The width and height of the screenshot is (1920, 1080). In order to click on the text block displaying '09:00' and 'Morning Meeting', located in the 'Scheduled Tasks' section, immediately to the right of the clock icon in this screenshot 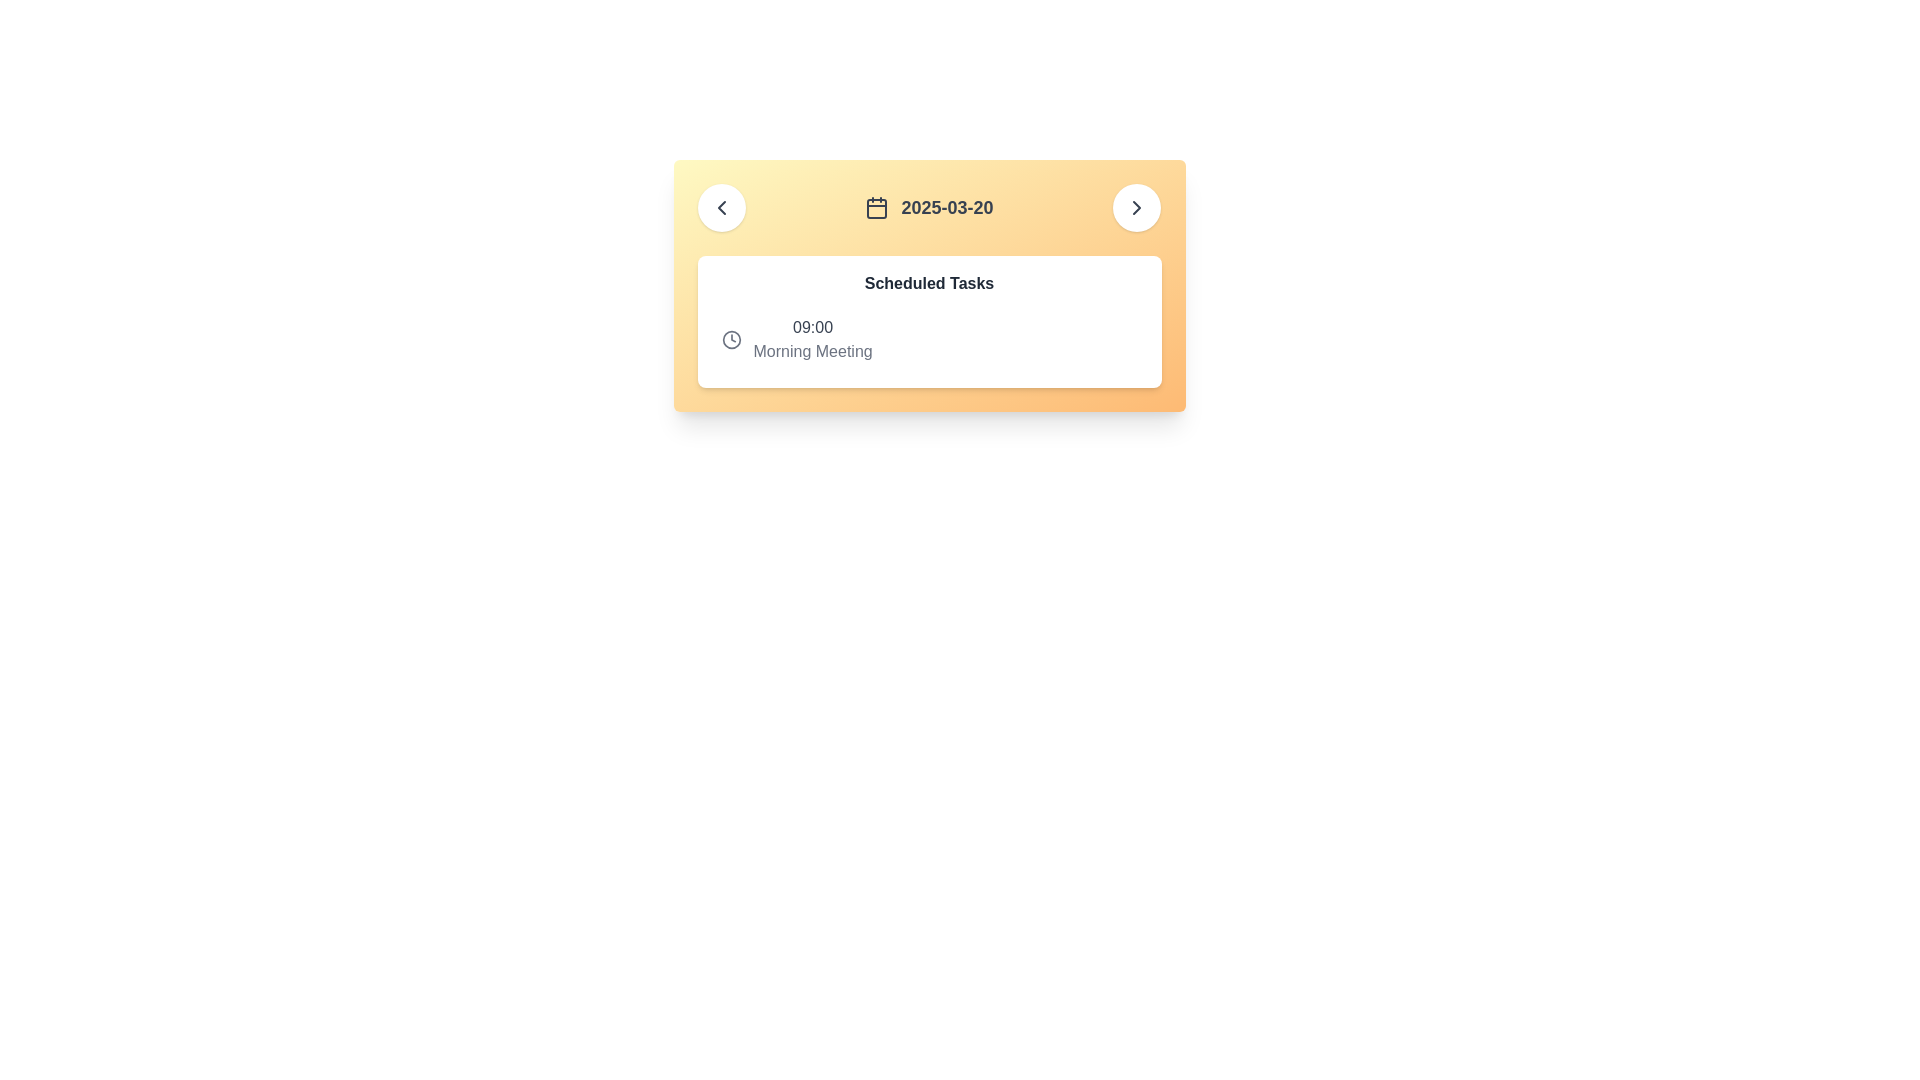, I will do `click(813, 338)`.